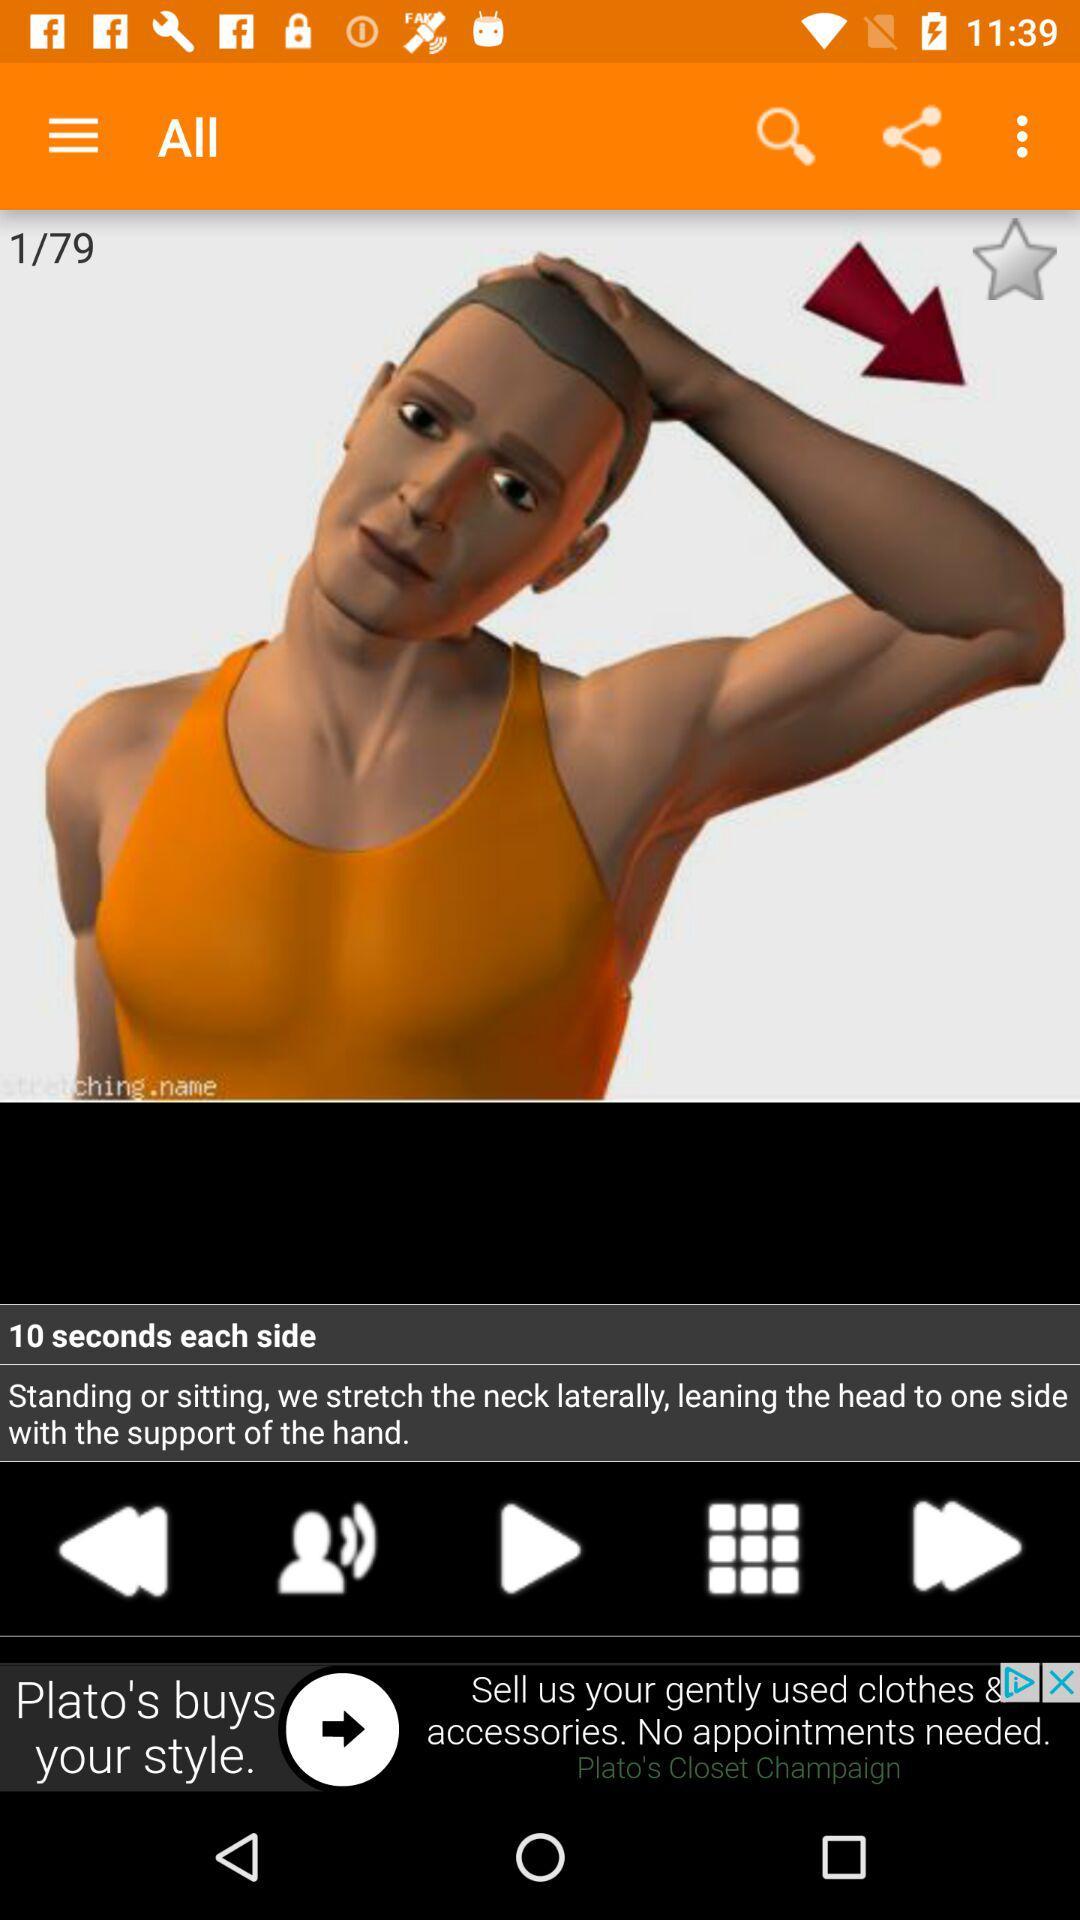 This screenshot has width=1080, height=1920. What do you see at coordinates (114, 1548) in the screenshot?
I see `second icon of left of play button at the bottom` at bounding box center [114, 1548].